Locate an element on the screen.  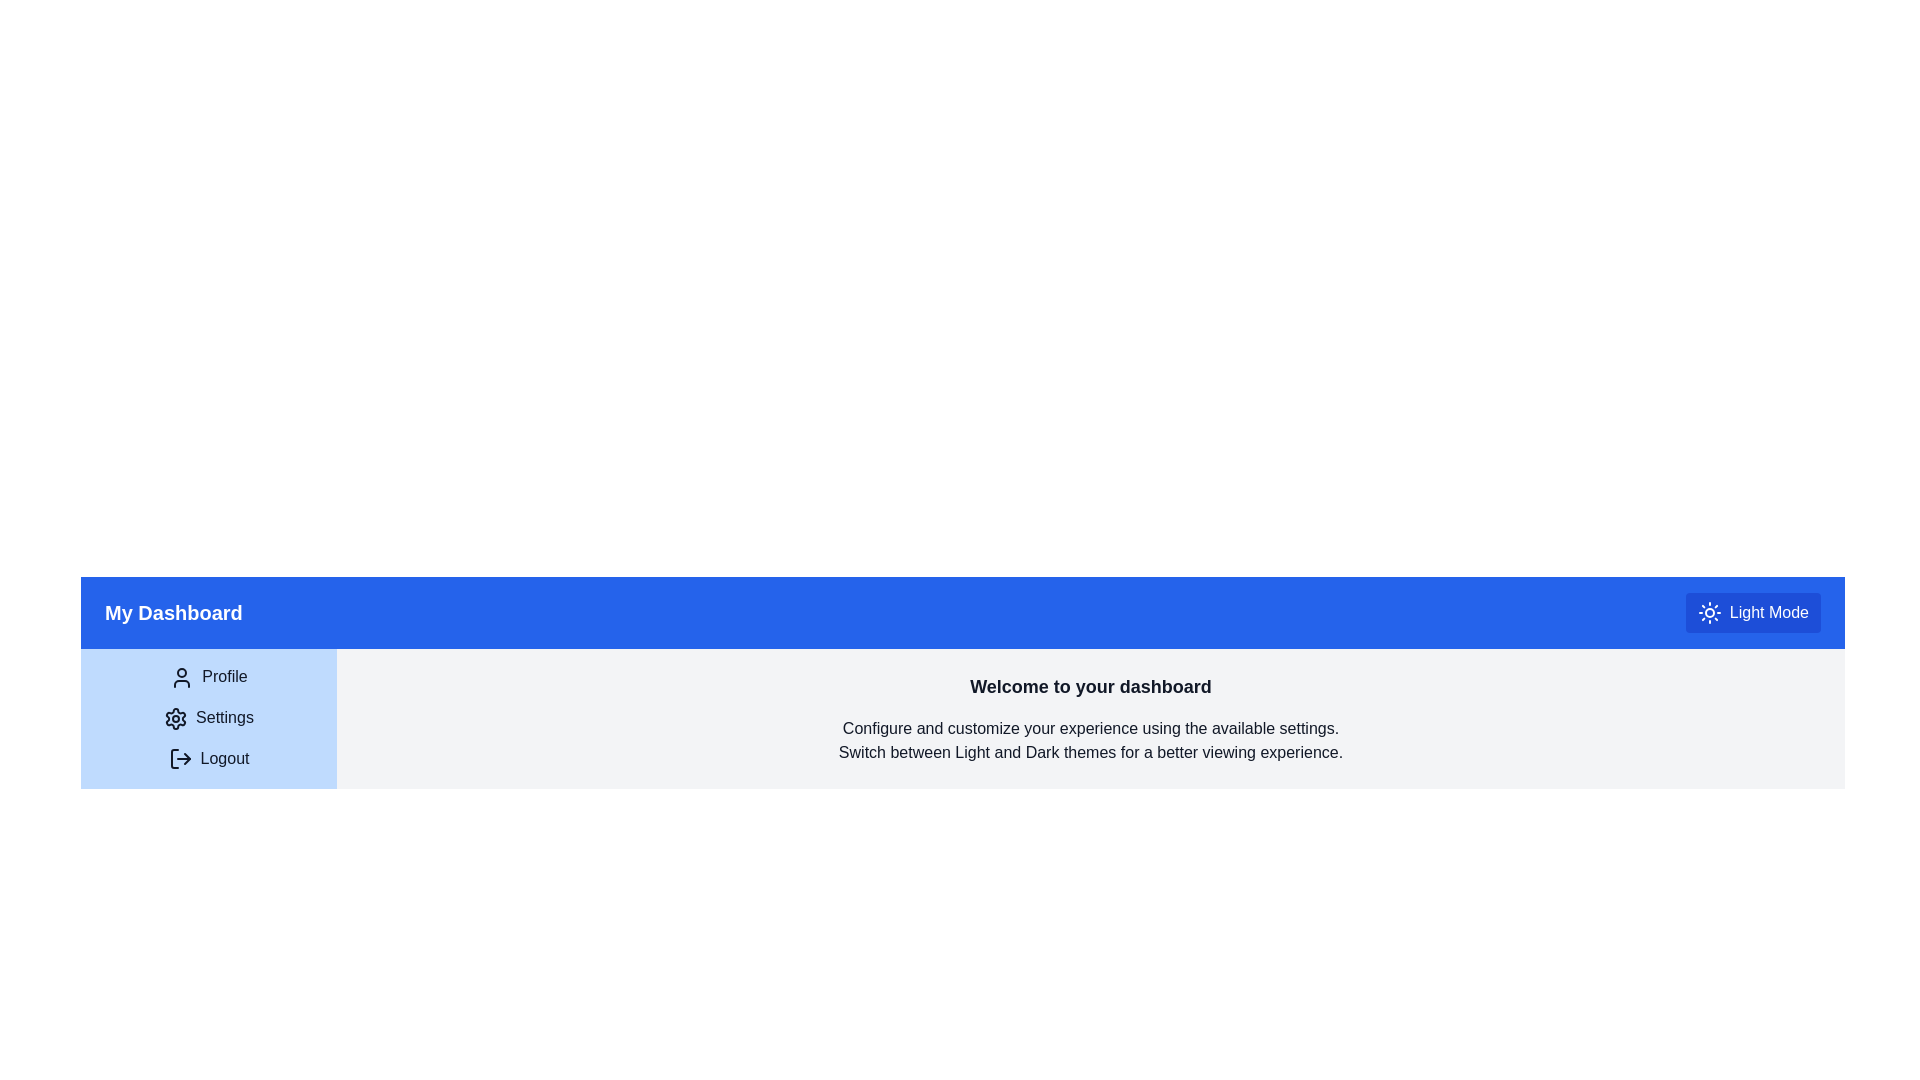
the logout icon, which is a minimalist door and arrow design, located to the left of the text label 'Logout' in the left sidebar navigation menu is located at coordinates (180, 759).